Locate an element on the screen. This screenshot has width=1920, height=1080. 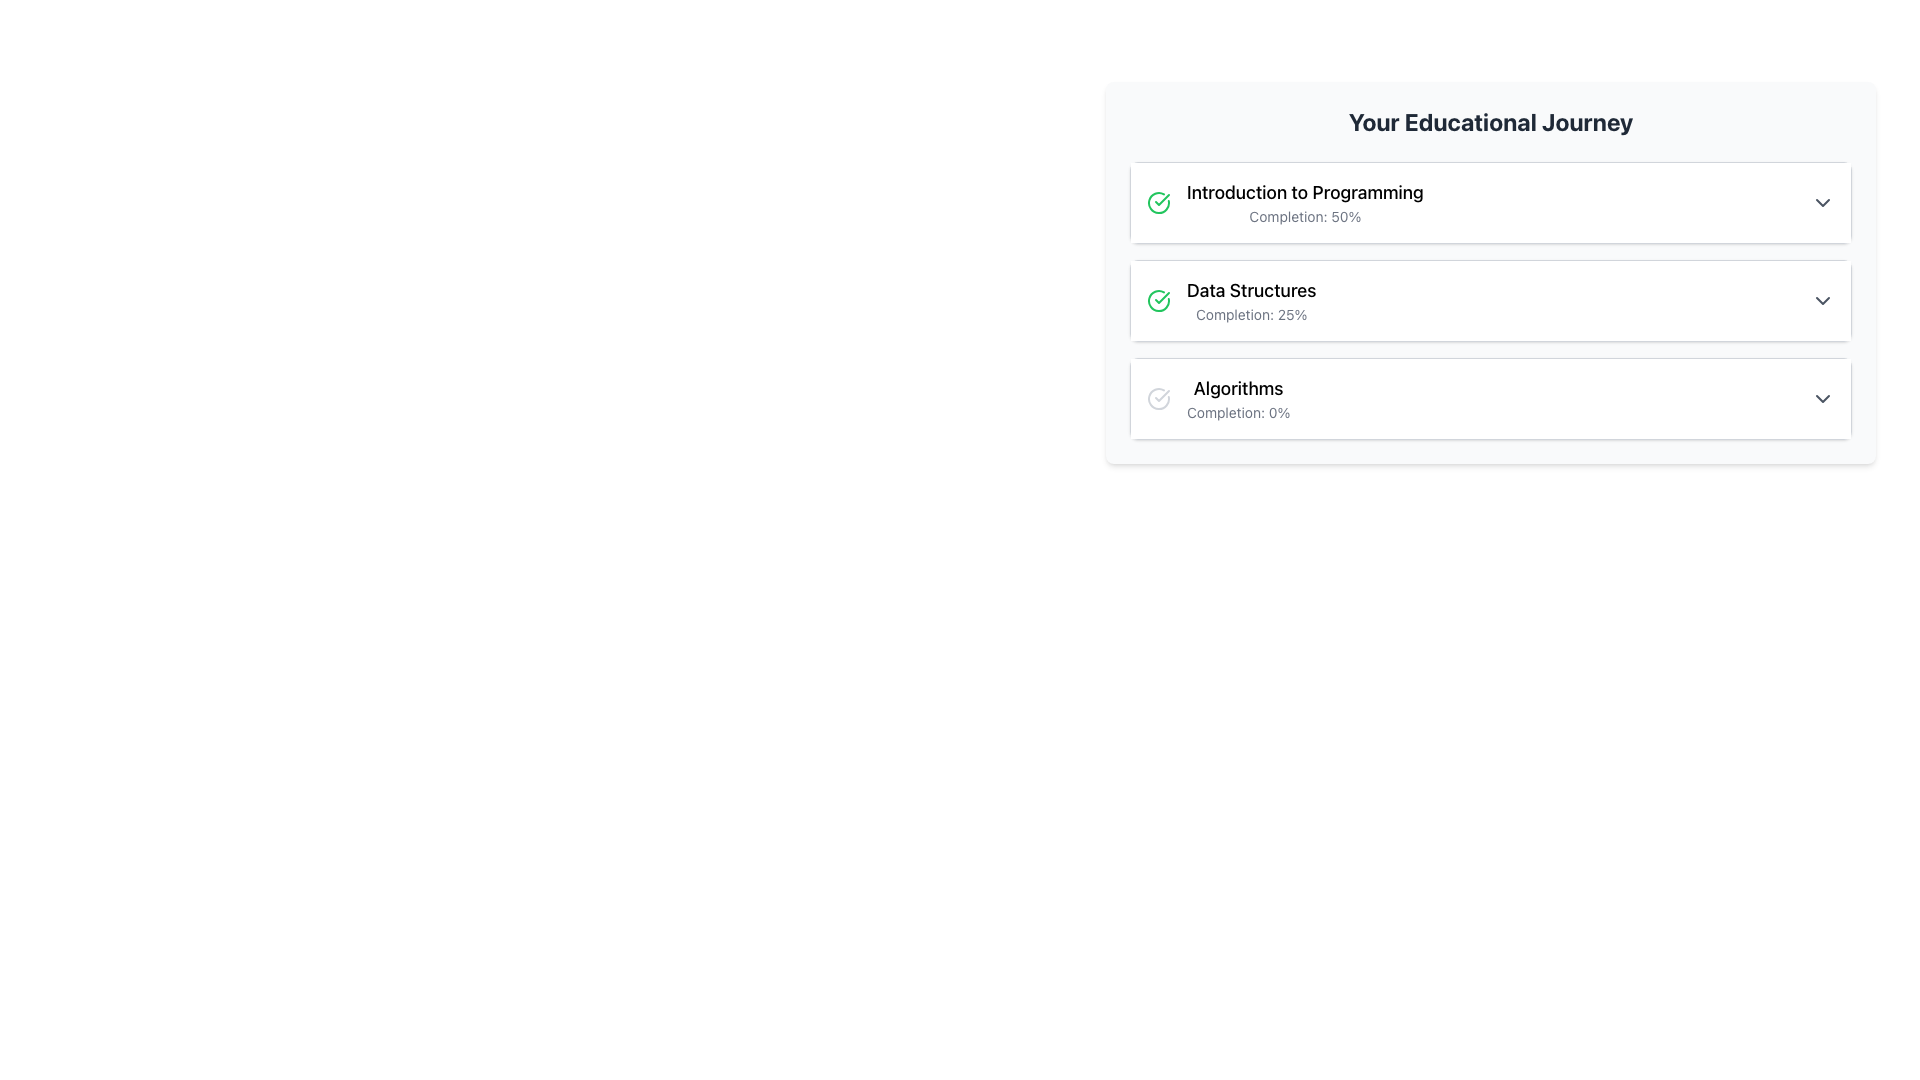
the checkmark icon indicating the completion status of the 'Introduction to Programming' course located in the 'Your Educational Journey' panel is located at coordinates (1162, 297).